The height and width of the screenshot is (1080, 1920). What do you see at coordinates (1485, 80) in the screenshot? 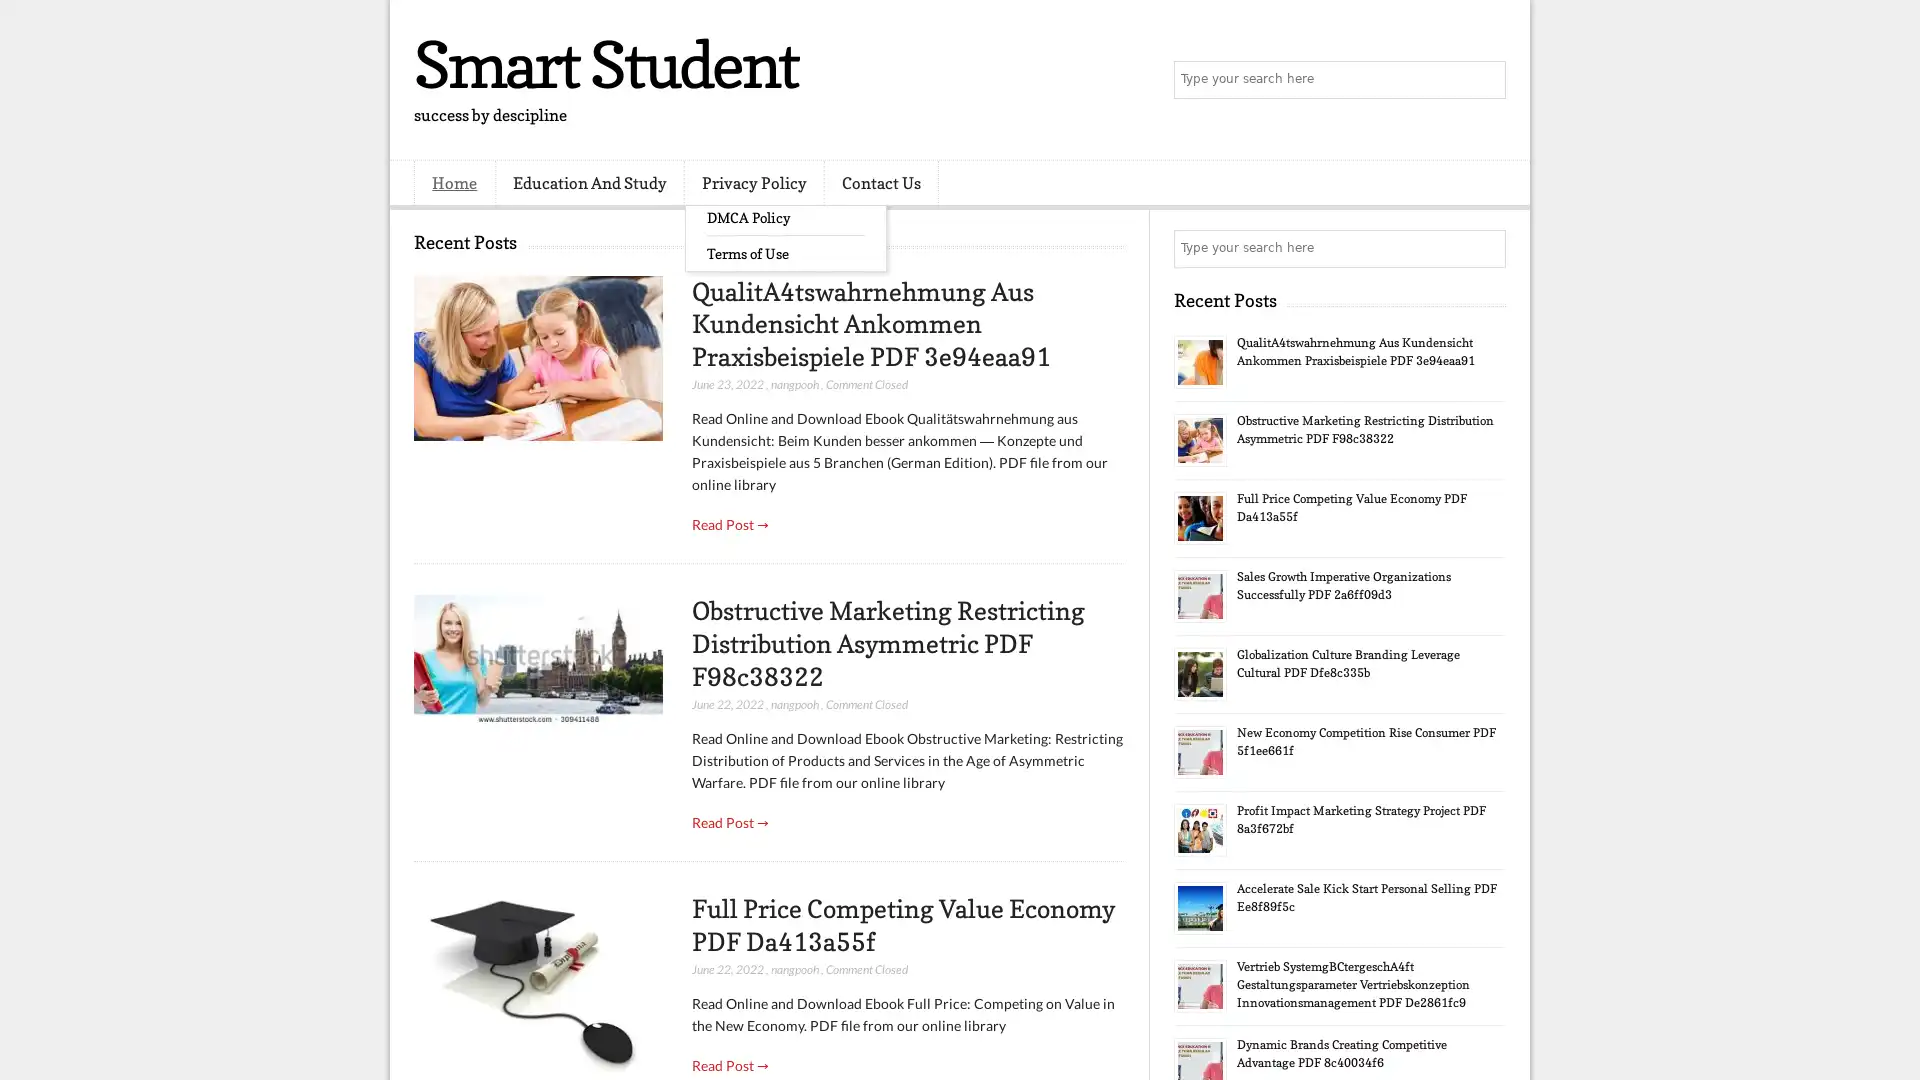
I see `Search` at bounding box center [1485, 80].